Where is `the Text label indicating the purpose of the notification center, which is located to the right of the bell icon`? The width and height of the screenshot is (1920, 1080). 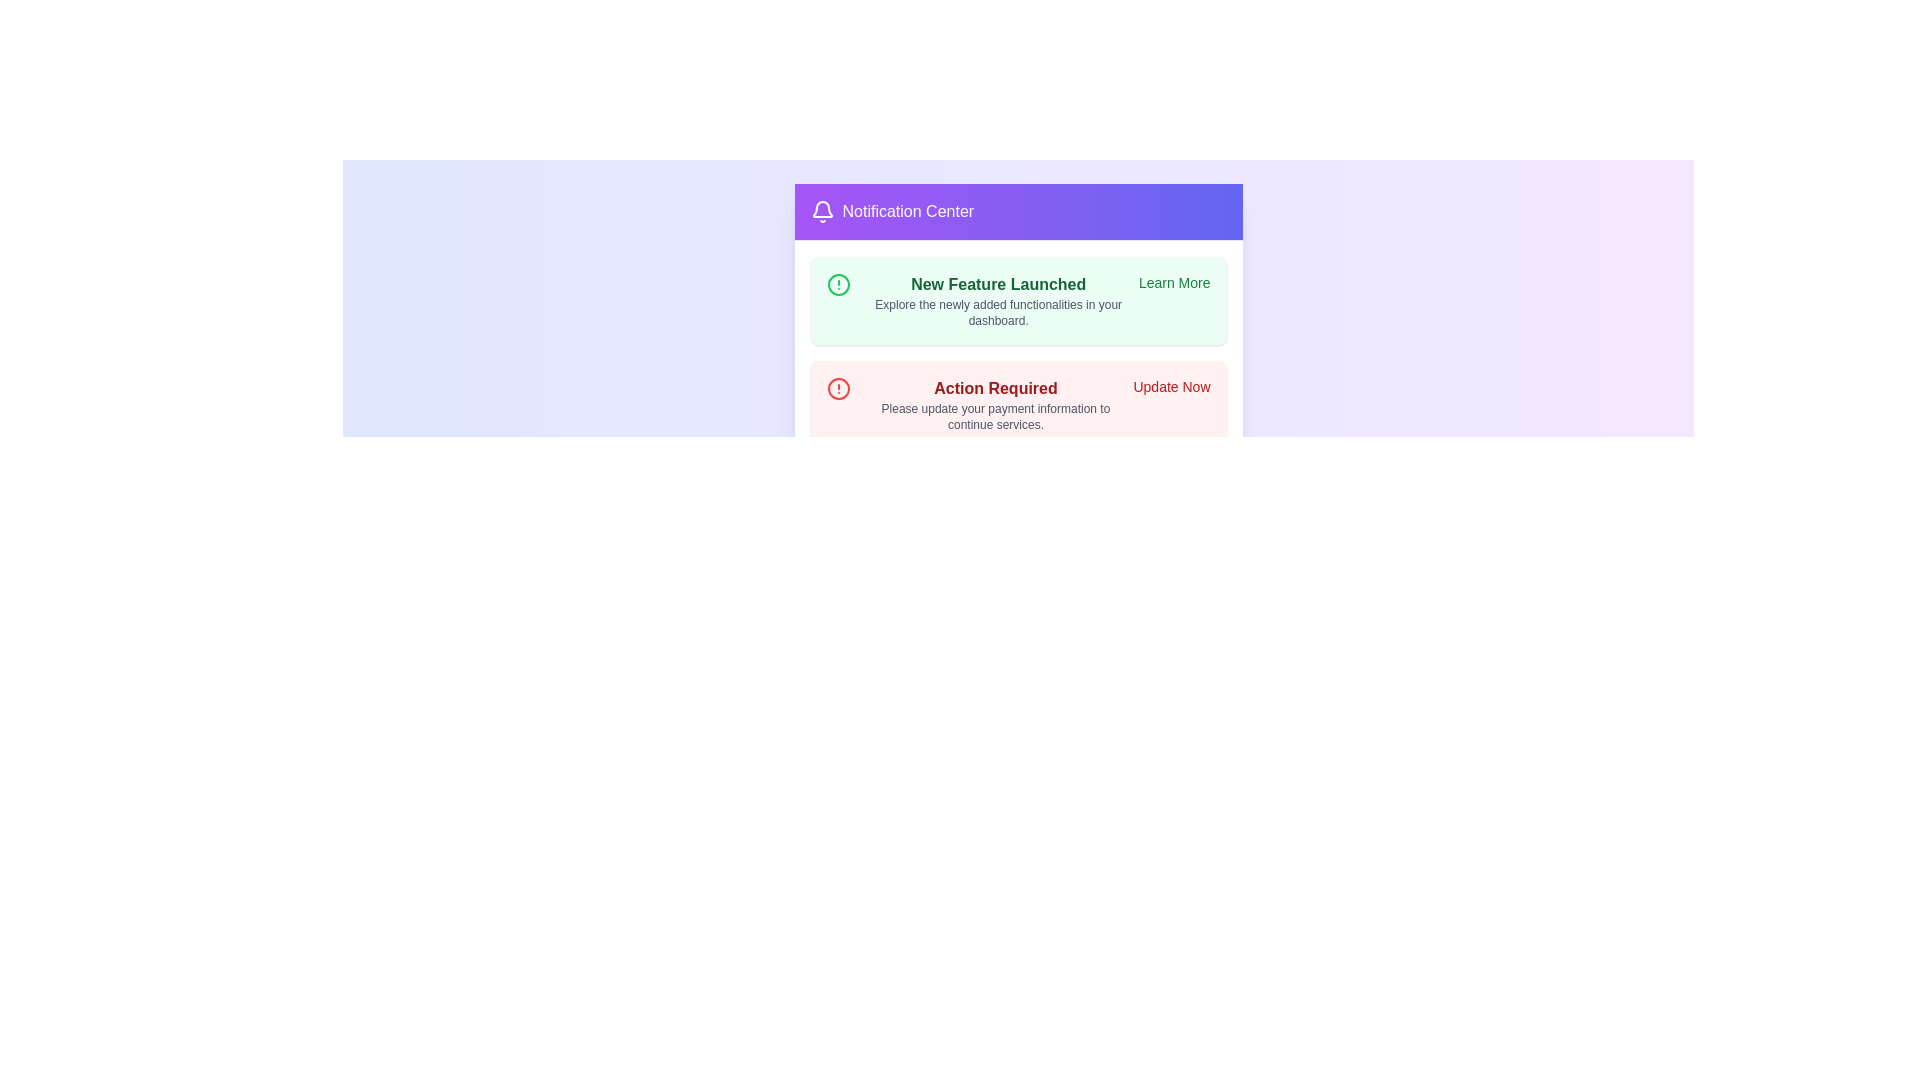 the Text label indicating the purpose of the notification center, which is located to the right of the bell icon is located at coordinates (907, 212).